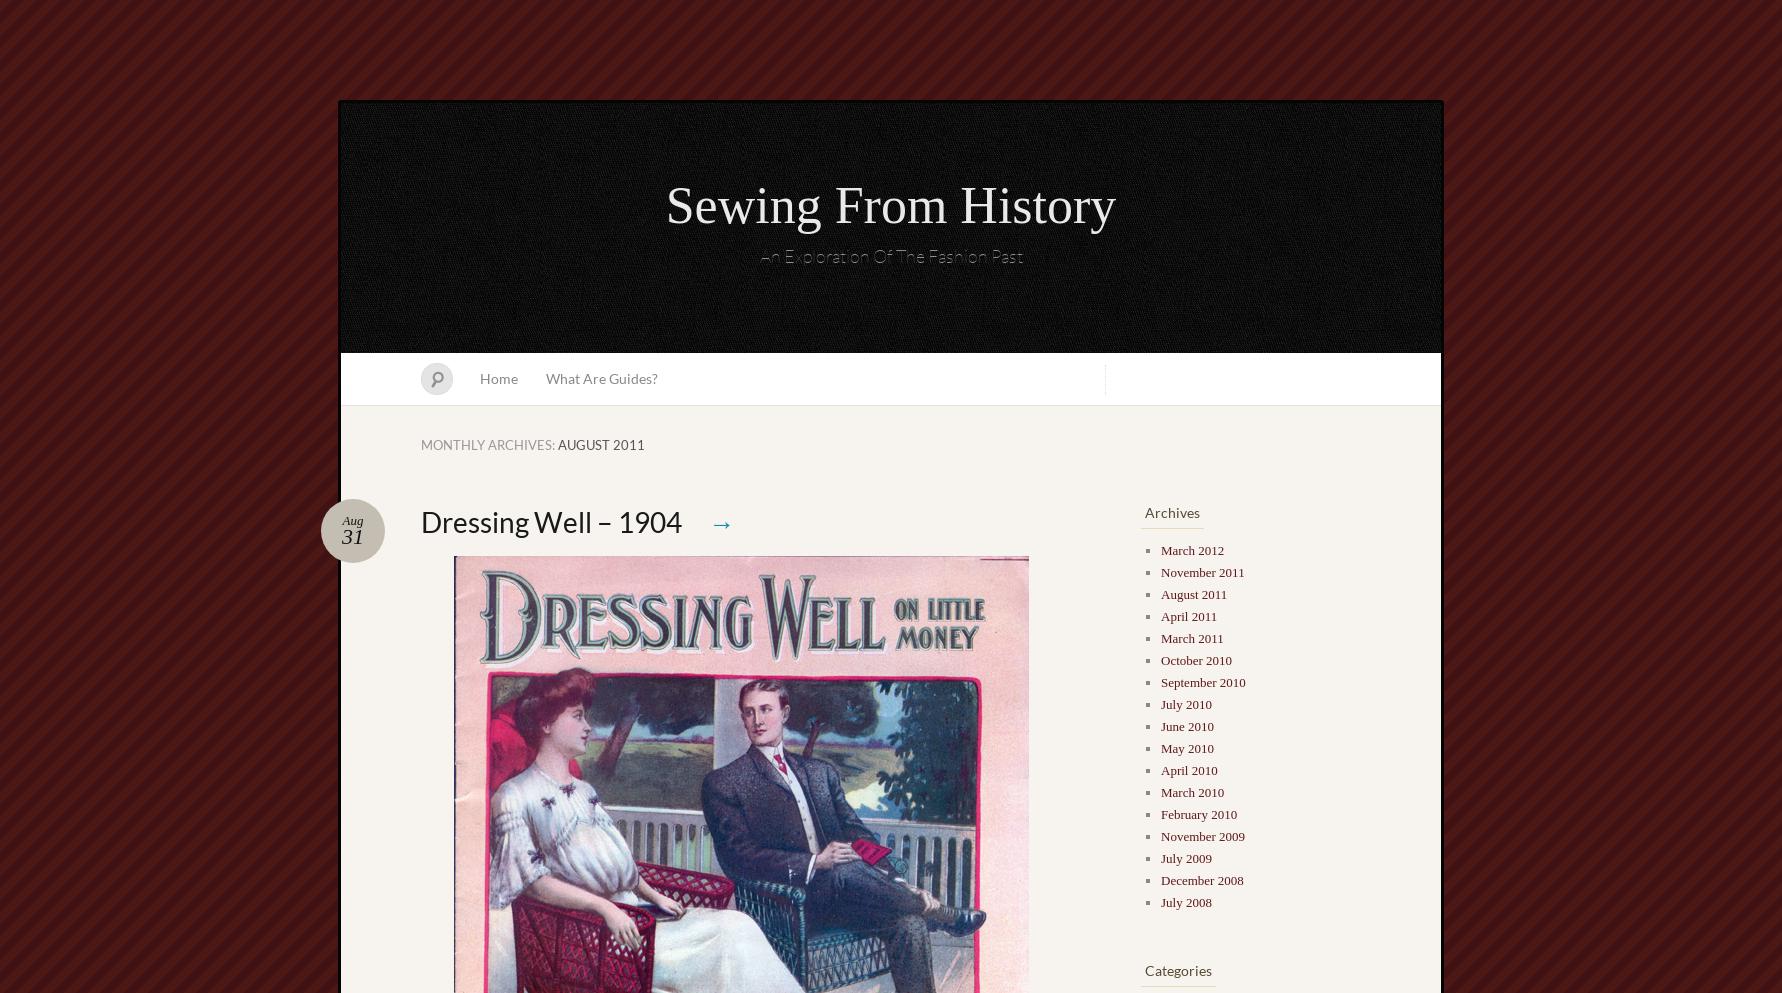 The width and height of the screenshot is (1782, 993). I want to click on 'June 2010', so click(1159, 725).